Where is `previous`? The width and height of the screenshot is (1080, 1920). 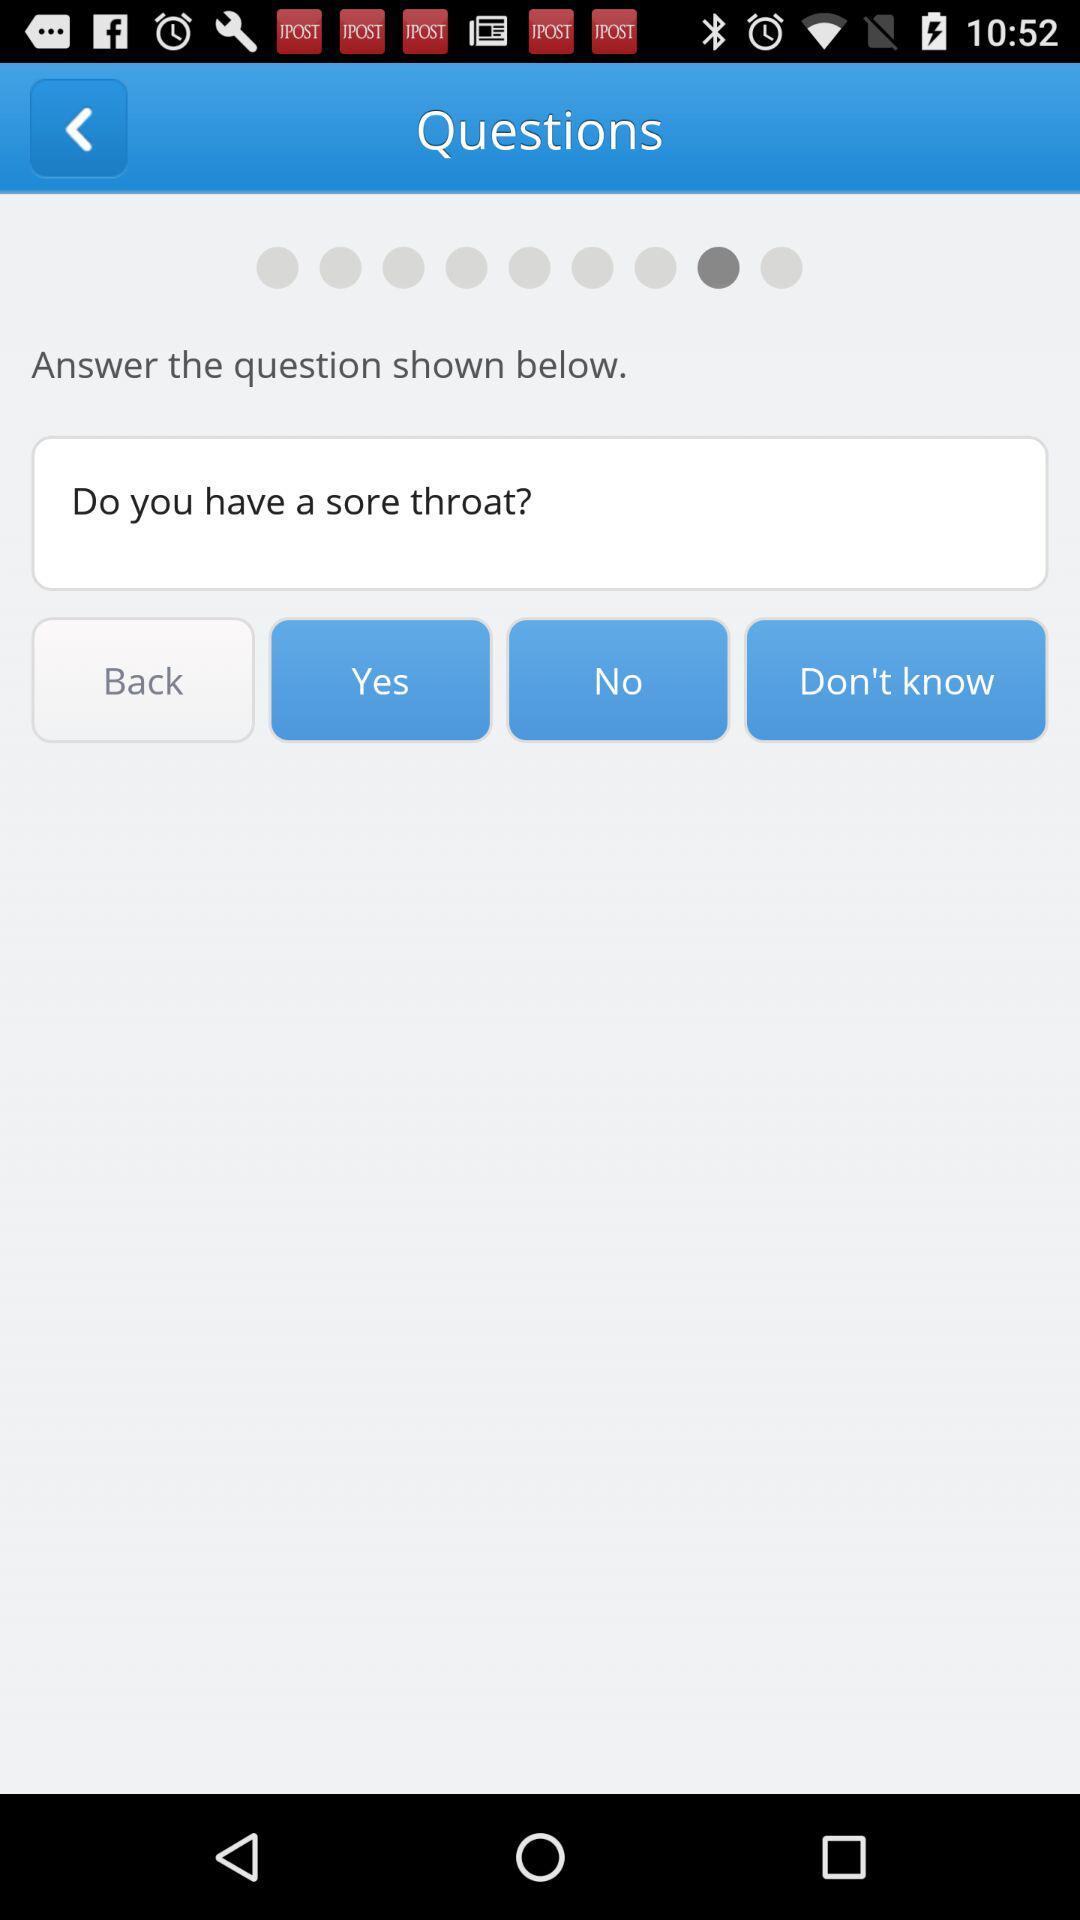 previous is located at coordinates (77, 127).